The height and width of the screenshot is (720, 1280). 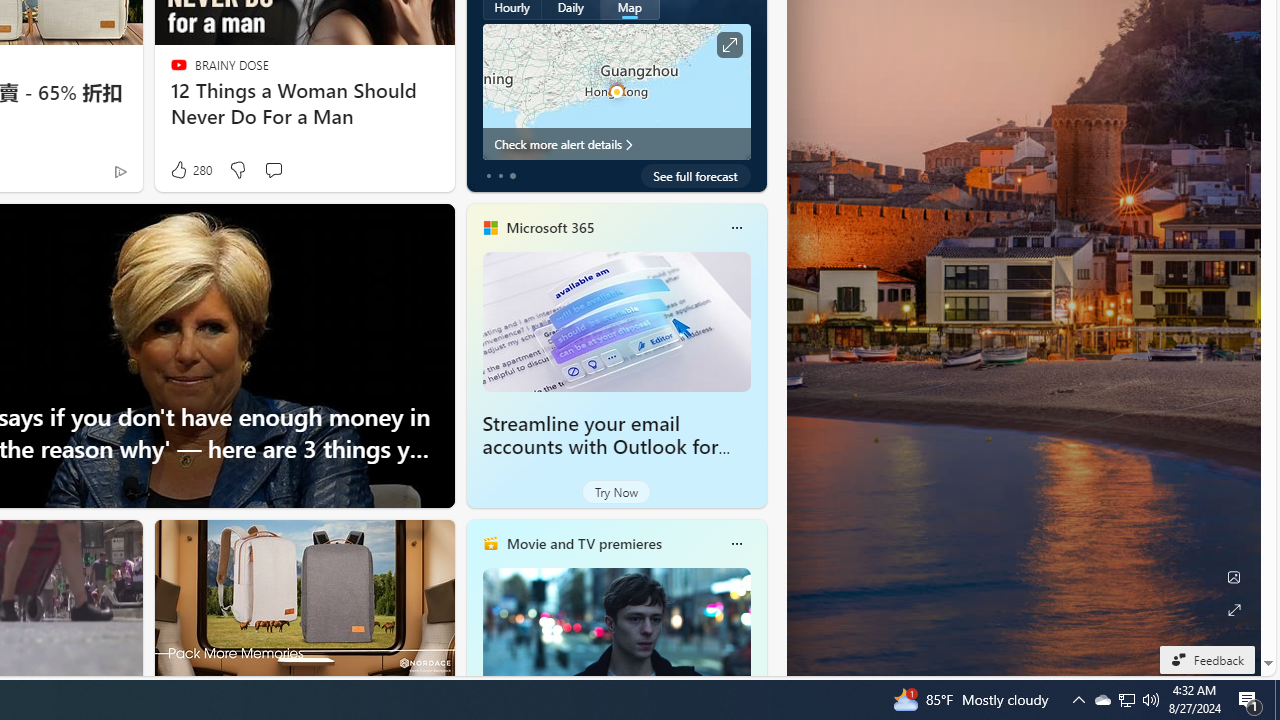 What do you see at coordinates (615, 320) in the screenshot?
I see `'Streamline your email accounts with Outlook for Windows'` at bounding box center [615, 320].